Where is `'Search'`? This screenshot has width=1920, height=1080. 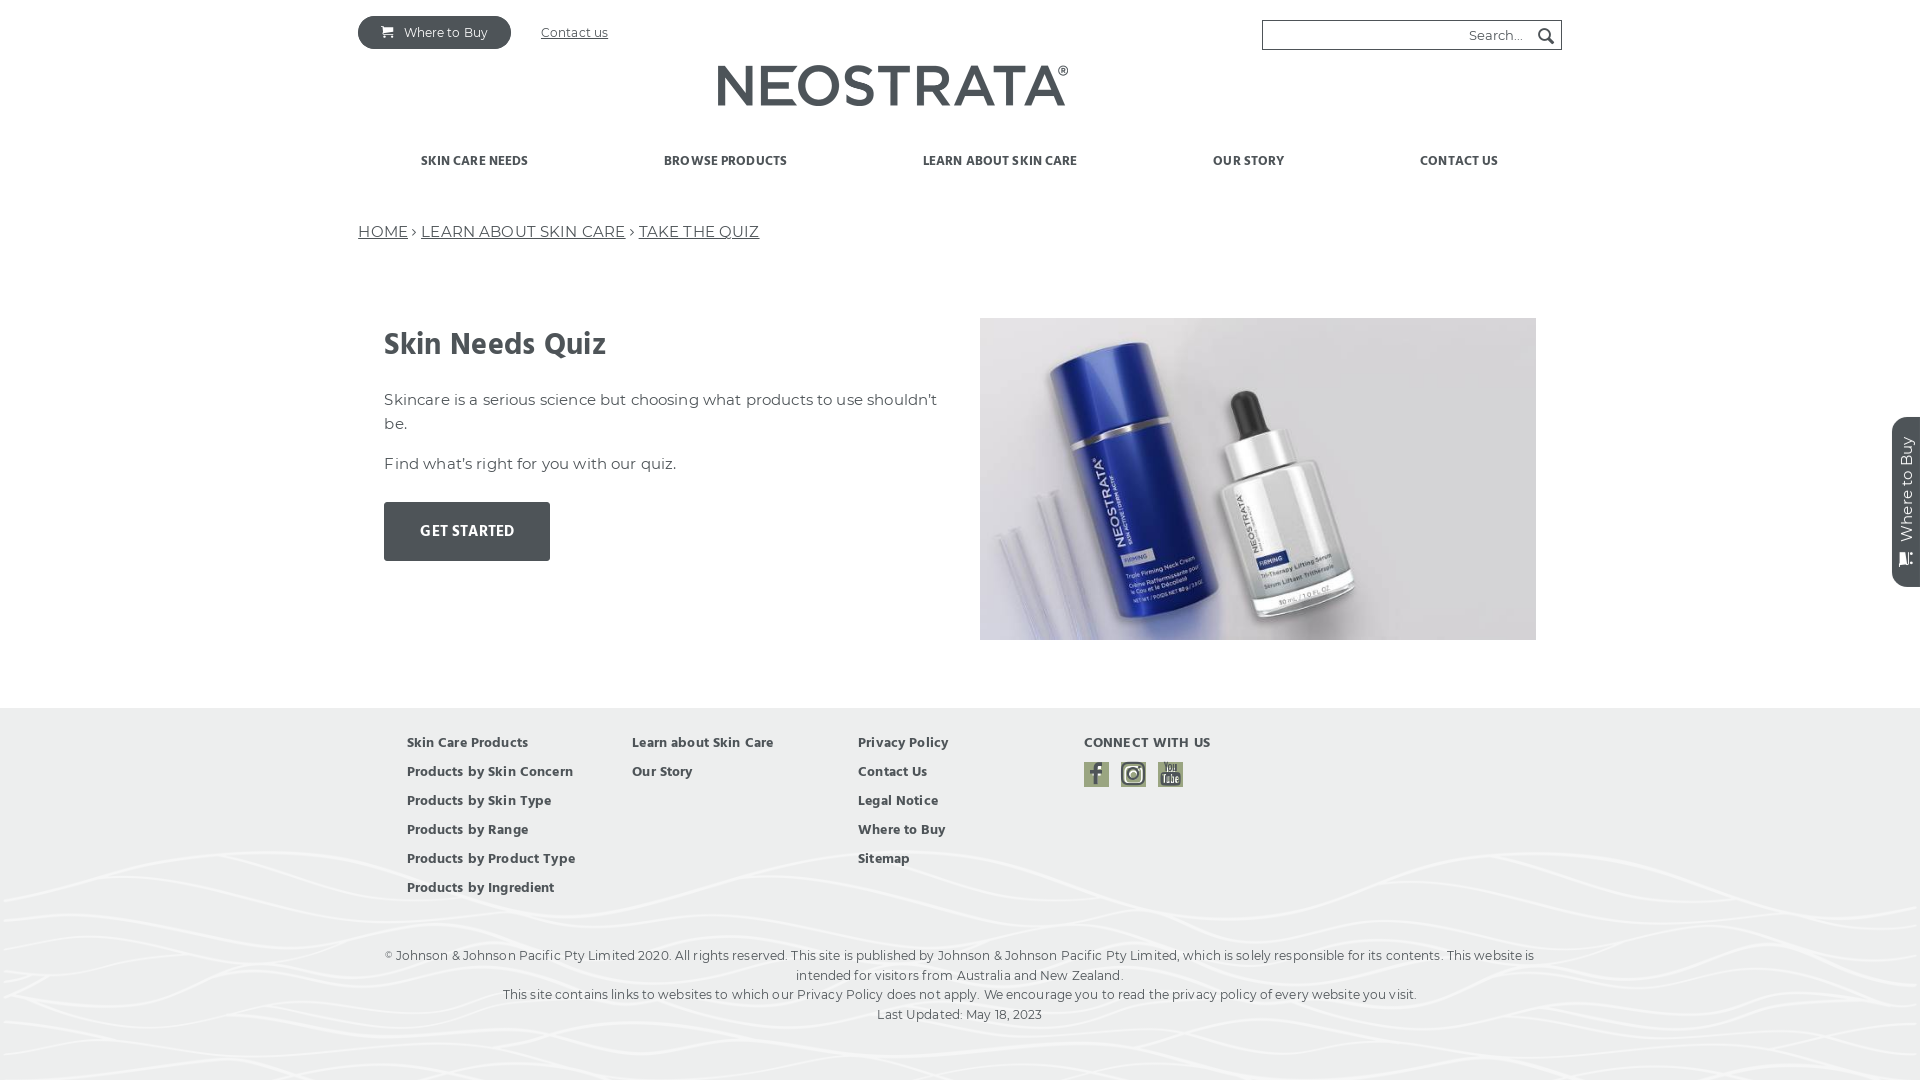 'Search' is located at coordinates (1530, 35).